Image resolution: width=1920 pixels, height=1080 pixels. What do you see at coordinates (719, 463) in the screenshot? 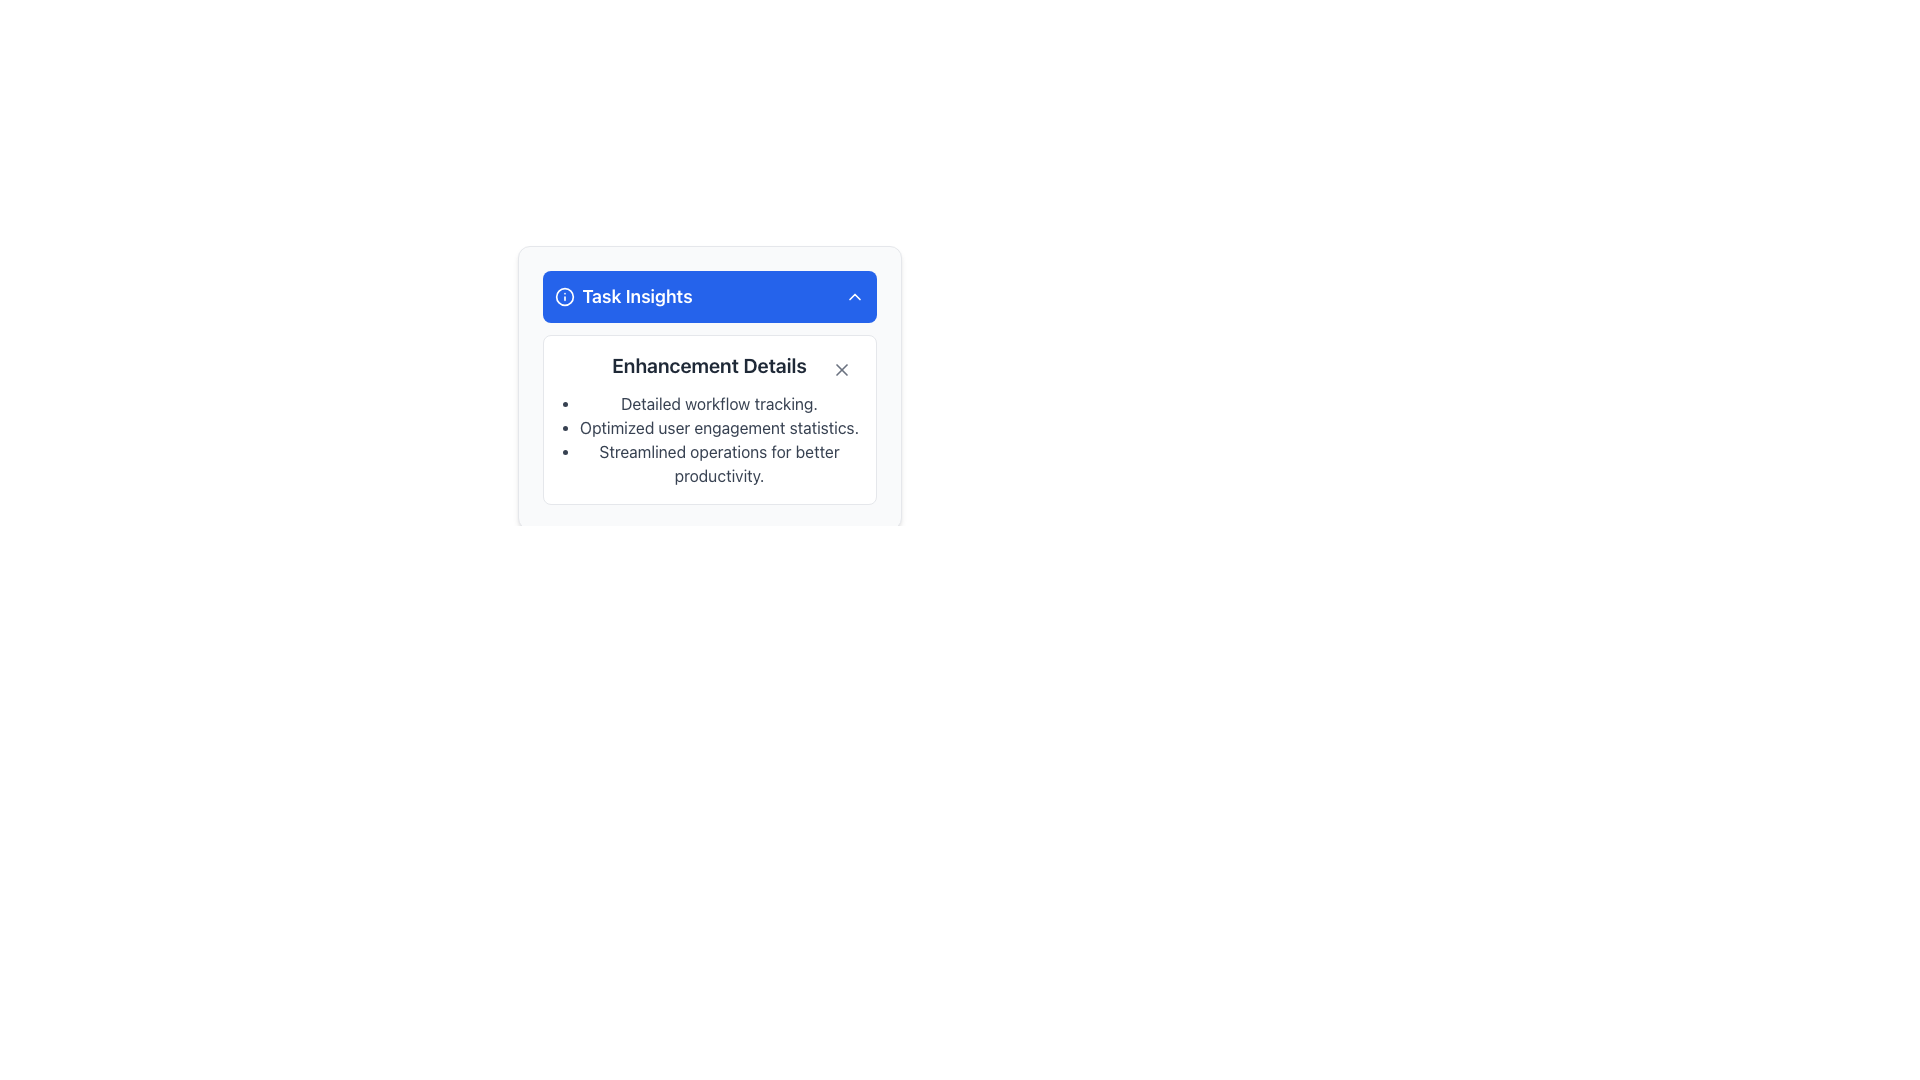
I see `text of the third bullet point in the 'Enhancement Details' list, which is located below the 'Task Insights' header` at bounding box center [719, 463].